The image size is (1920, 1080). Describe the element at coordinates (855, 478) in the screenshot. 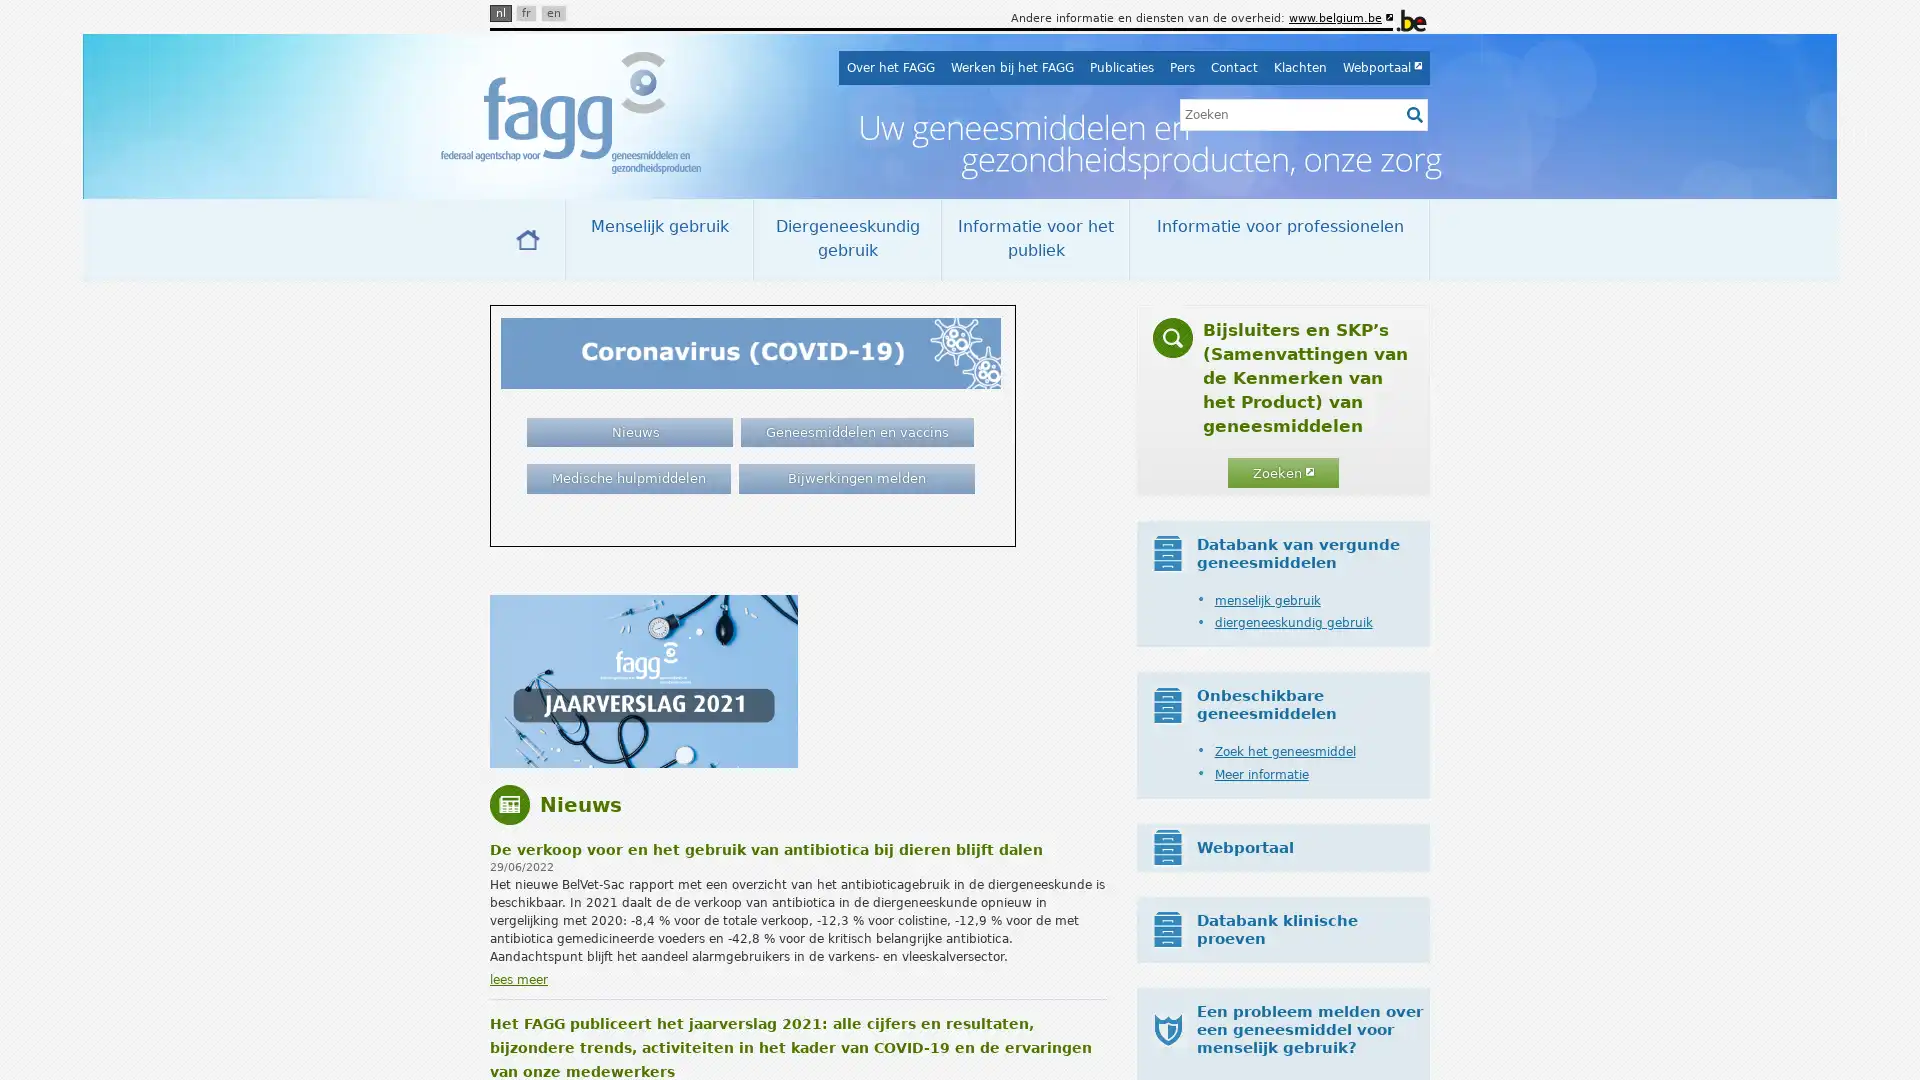

I see `Bijwerkingen melden` at that location.